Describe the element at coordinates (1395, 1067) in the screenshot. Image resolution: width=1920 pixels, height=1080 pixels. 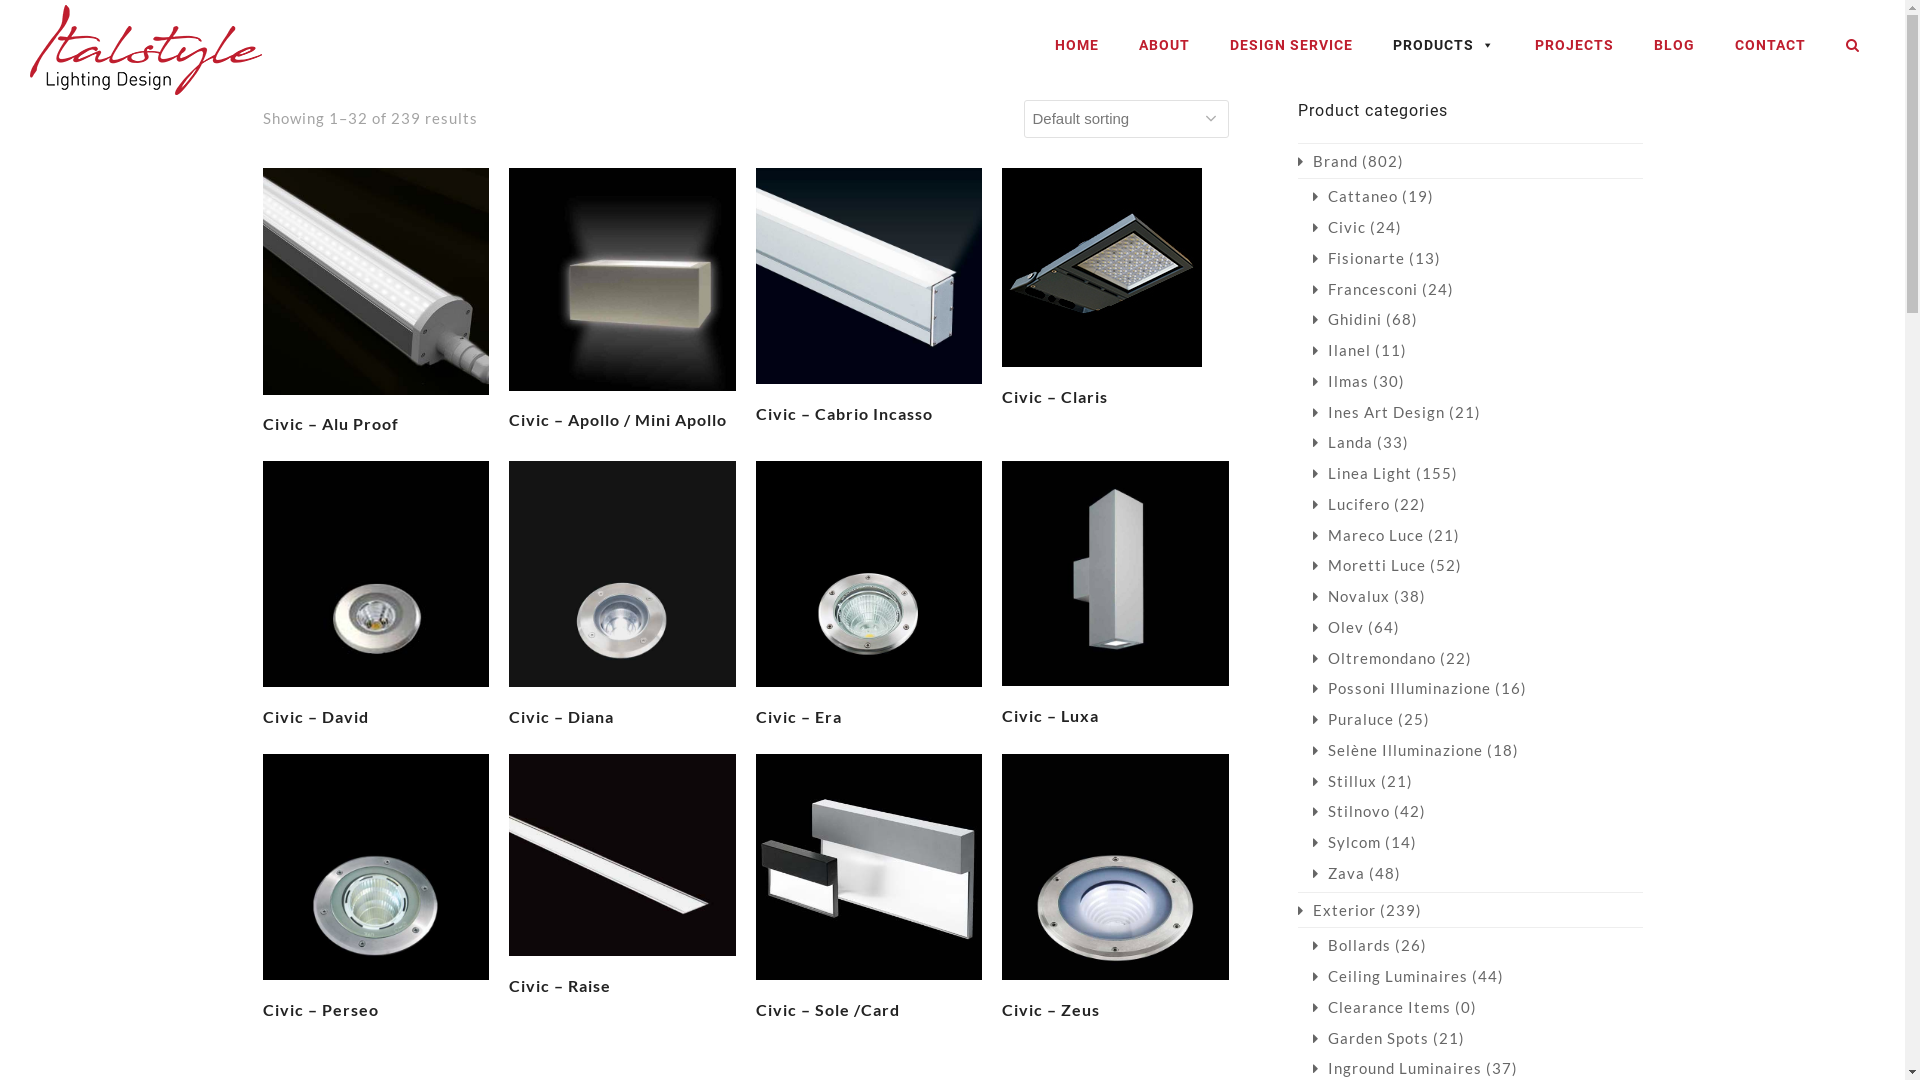
I see `'Inground Luminaires'` at that location.